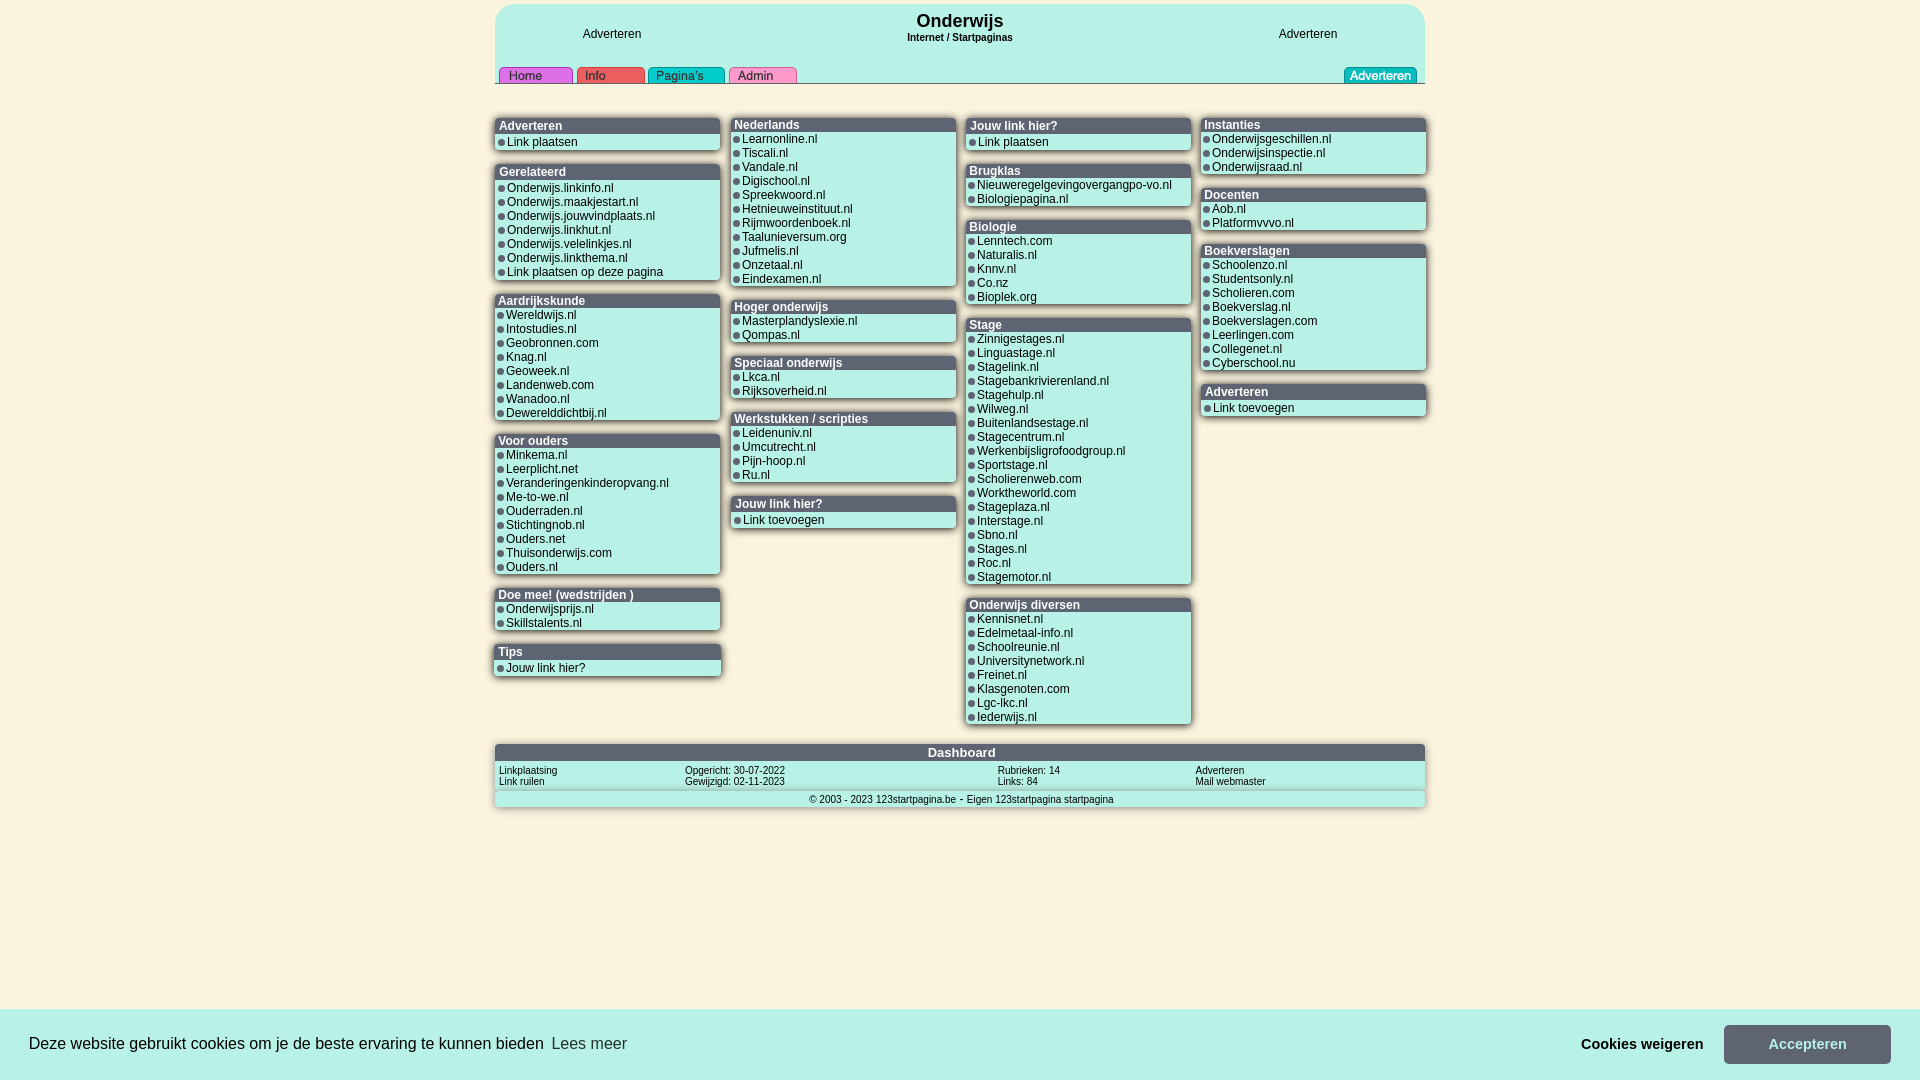 This screenshot has height=1080, width=1920. Describe the element at coordinates (1016, 352) in the screenshot. I see `'Linguastage.nl'` at that location.